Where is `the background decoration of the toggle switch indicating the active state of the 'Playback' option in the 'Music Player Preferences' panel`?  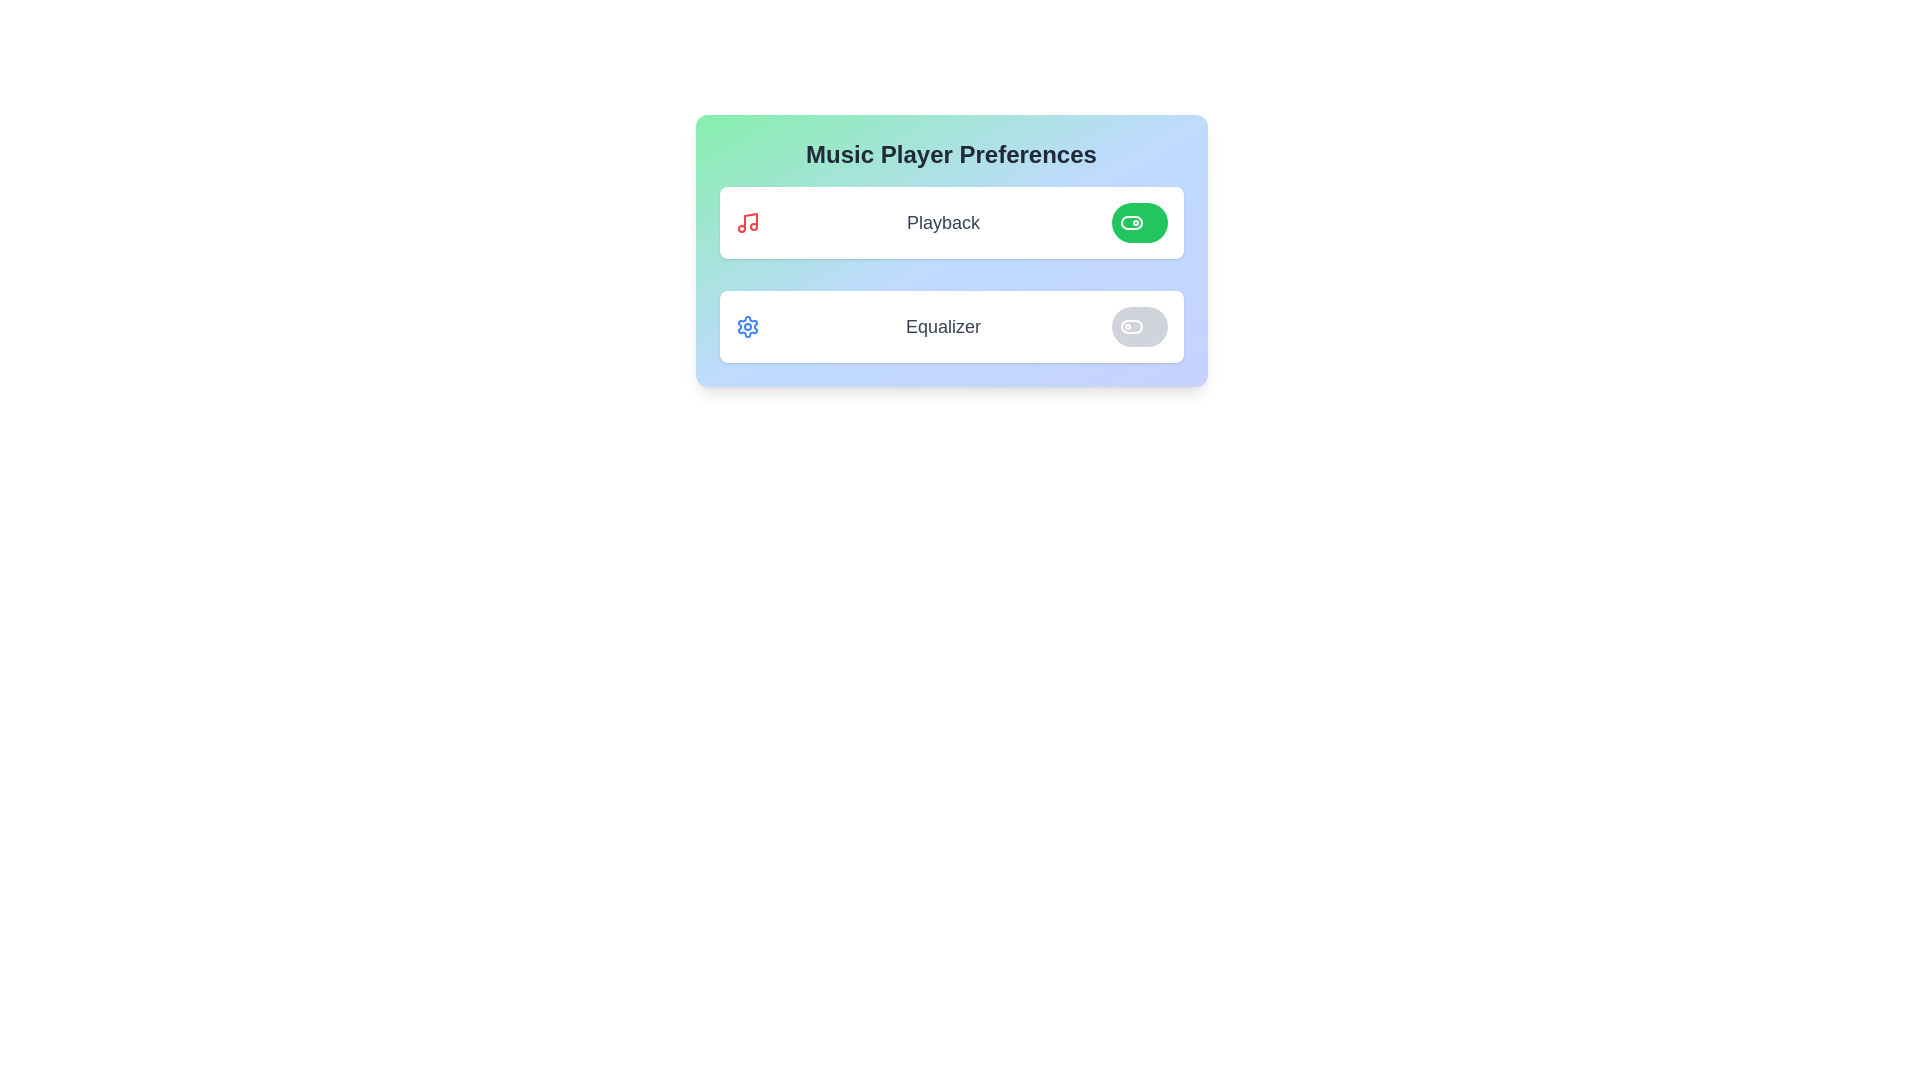
the background decoration of the toggle switch indicating the active state of the 'Playback' option in the 'Music Player Preferences' panel is located at coordinates (1131, 223).